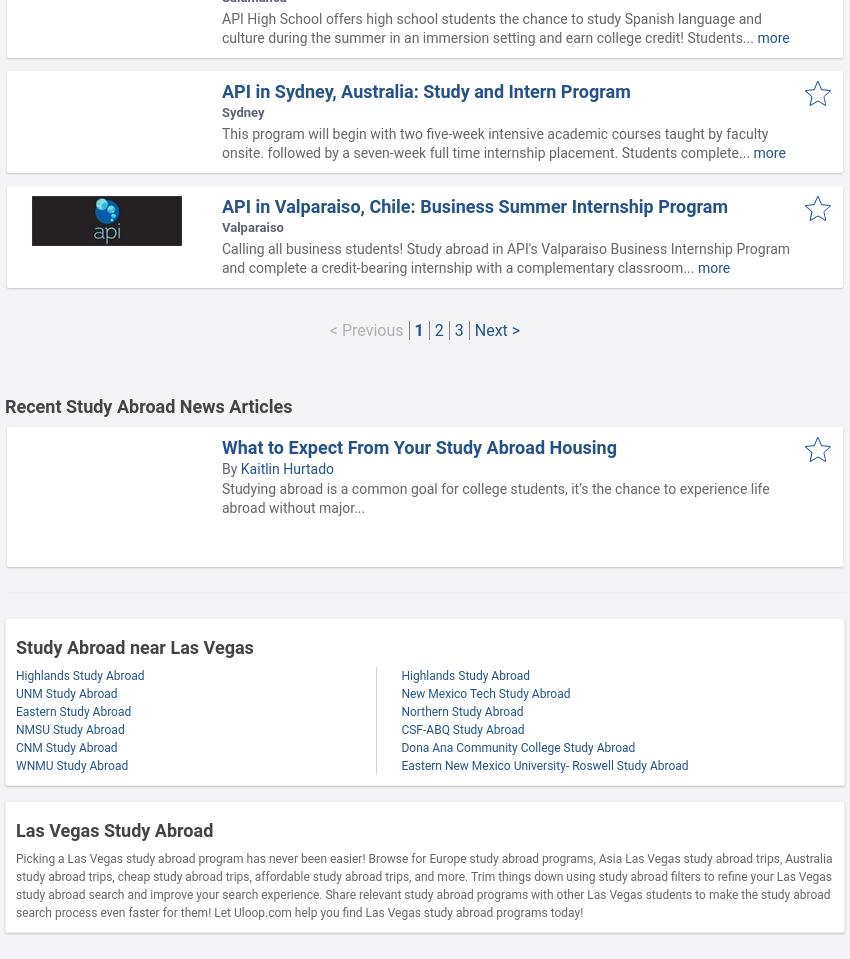 The image size is (850, 959). Describe the element at coordinates (73, 710) in the screenshot. I see `'Eastern Study Abroad'` at that location.